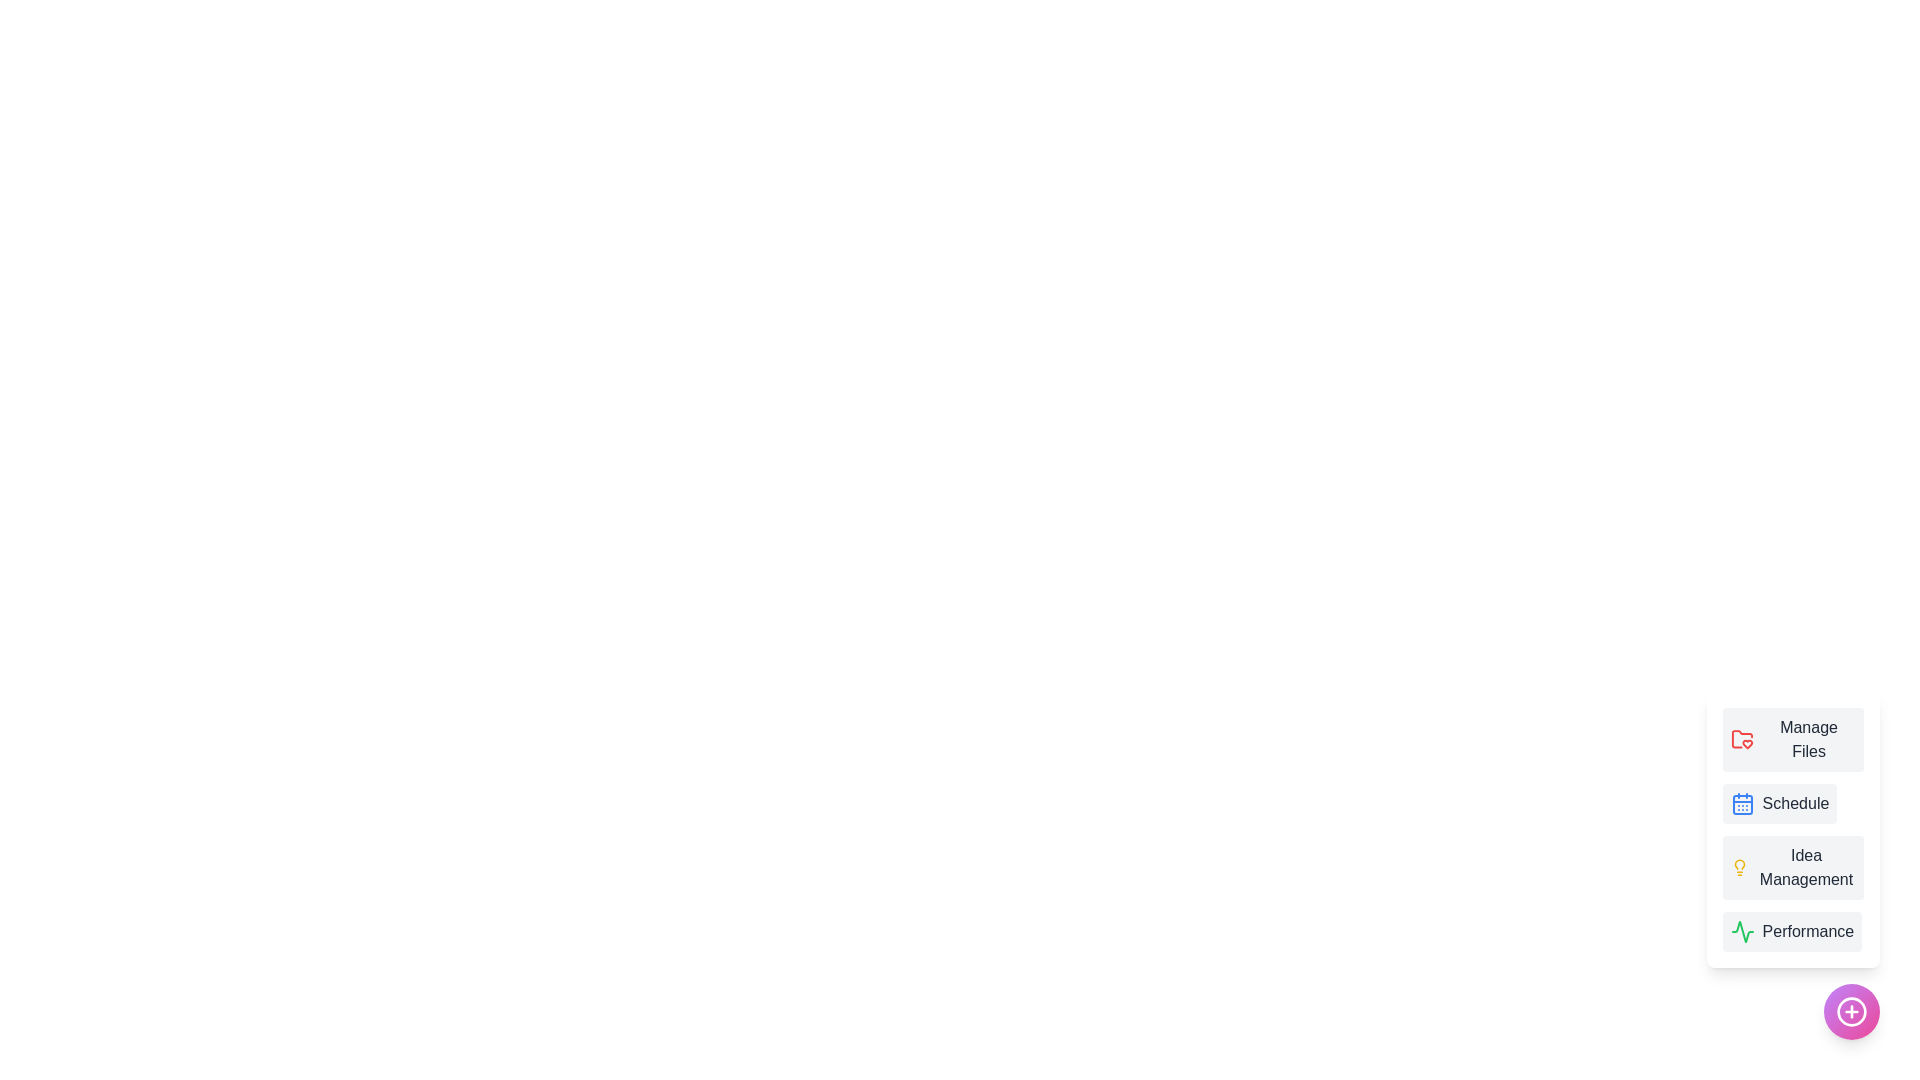 The image size is (1920, 1080). What do you see at coordinates (1780, 802) in the screenshot?
I see `the menu item labeled 'Schedule' to display its tooltip or visual feedback` at bounding box center [1780, 802].